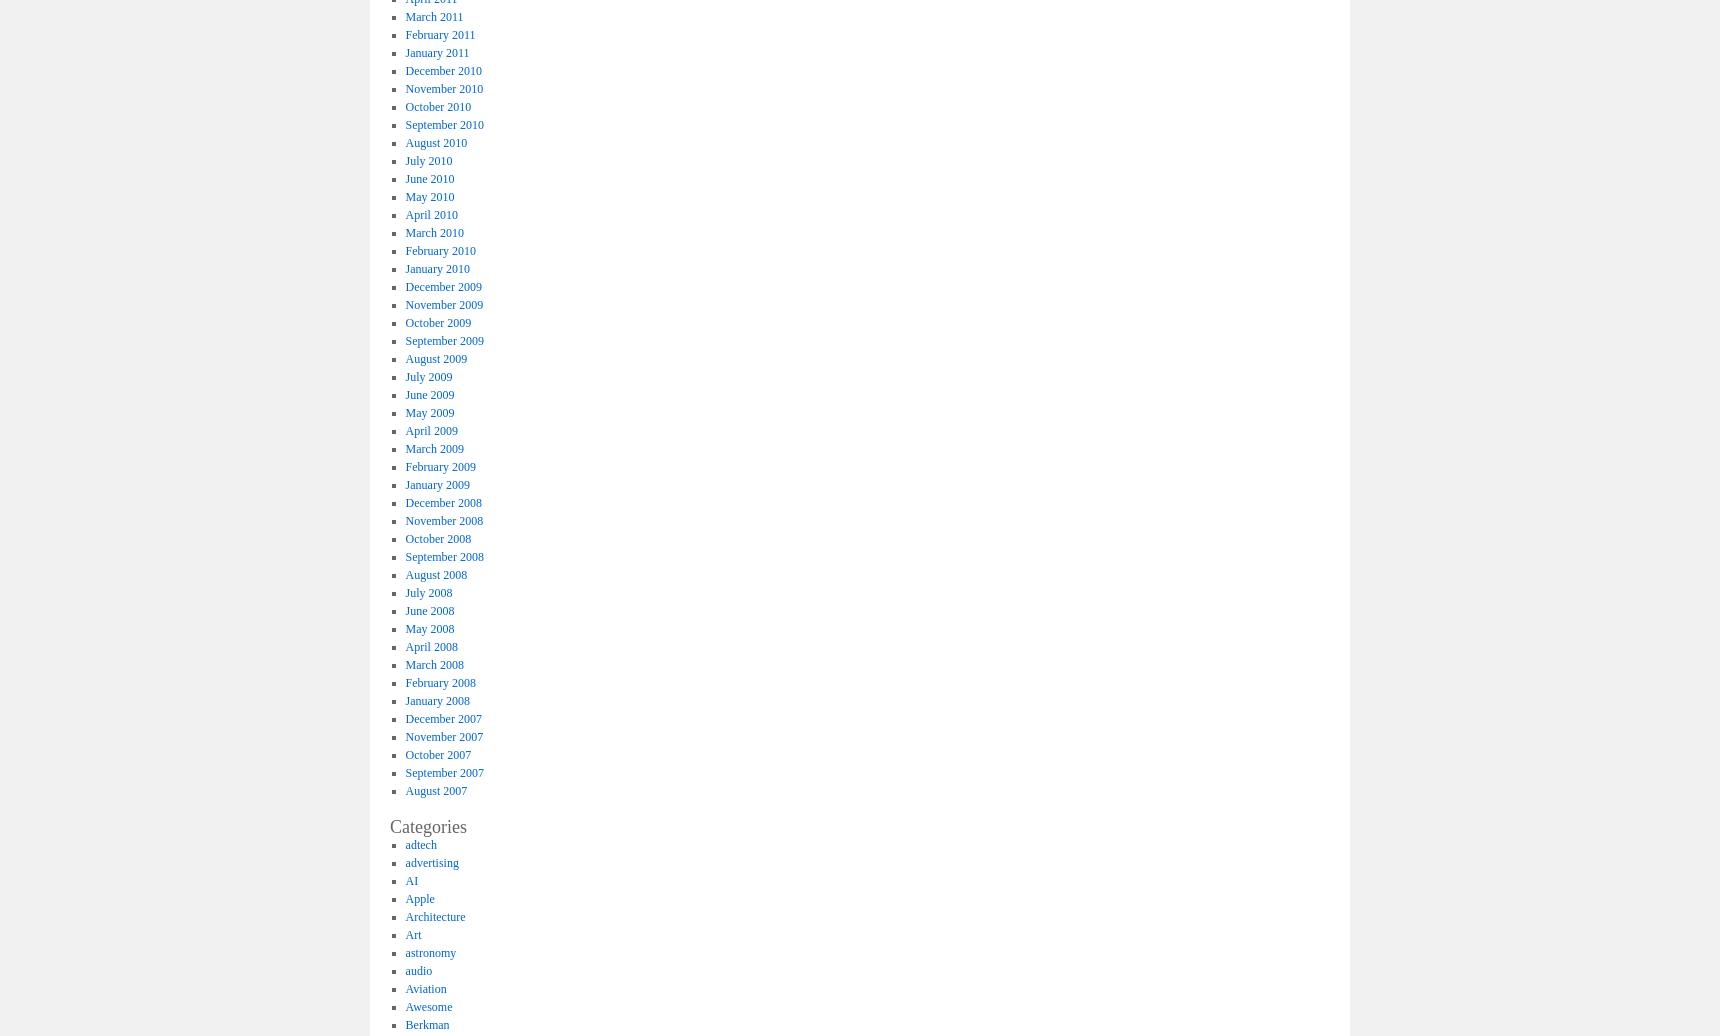 This screenshot has height=1036, width=1720. Describe the element at coordinates (437, 321) in the screenshot. I see `'October 2009'` at that location.